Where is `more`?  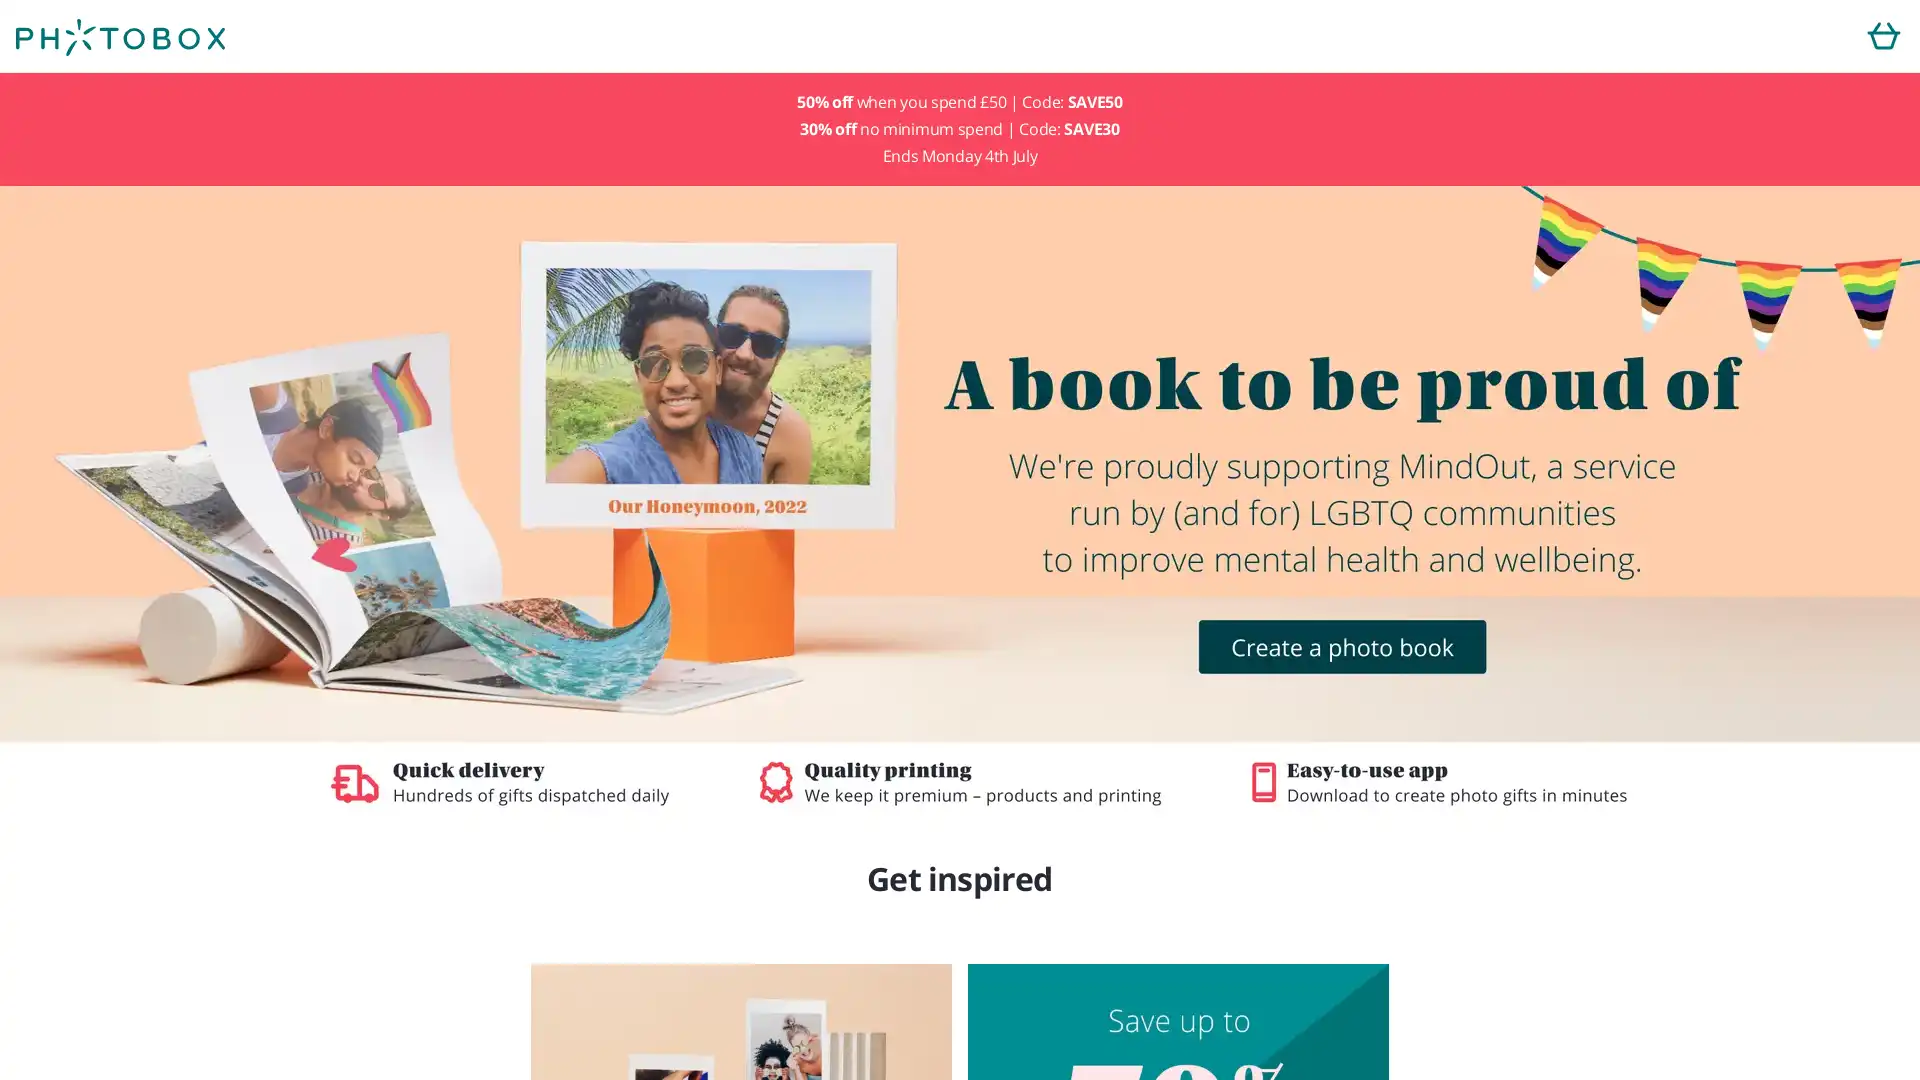
more is located at coordinates (857, 593).